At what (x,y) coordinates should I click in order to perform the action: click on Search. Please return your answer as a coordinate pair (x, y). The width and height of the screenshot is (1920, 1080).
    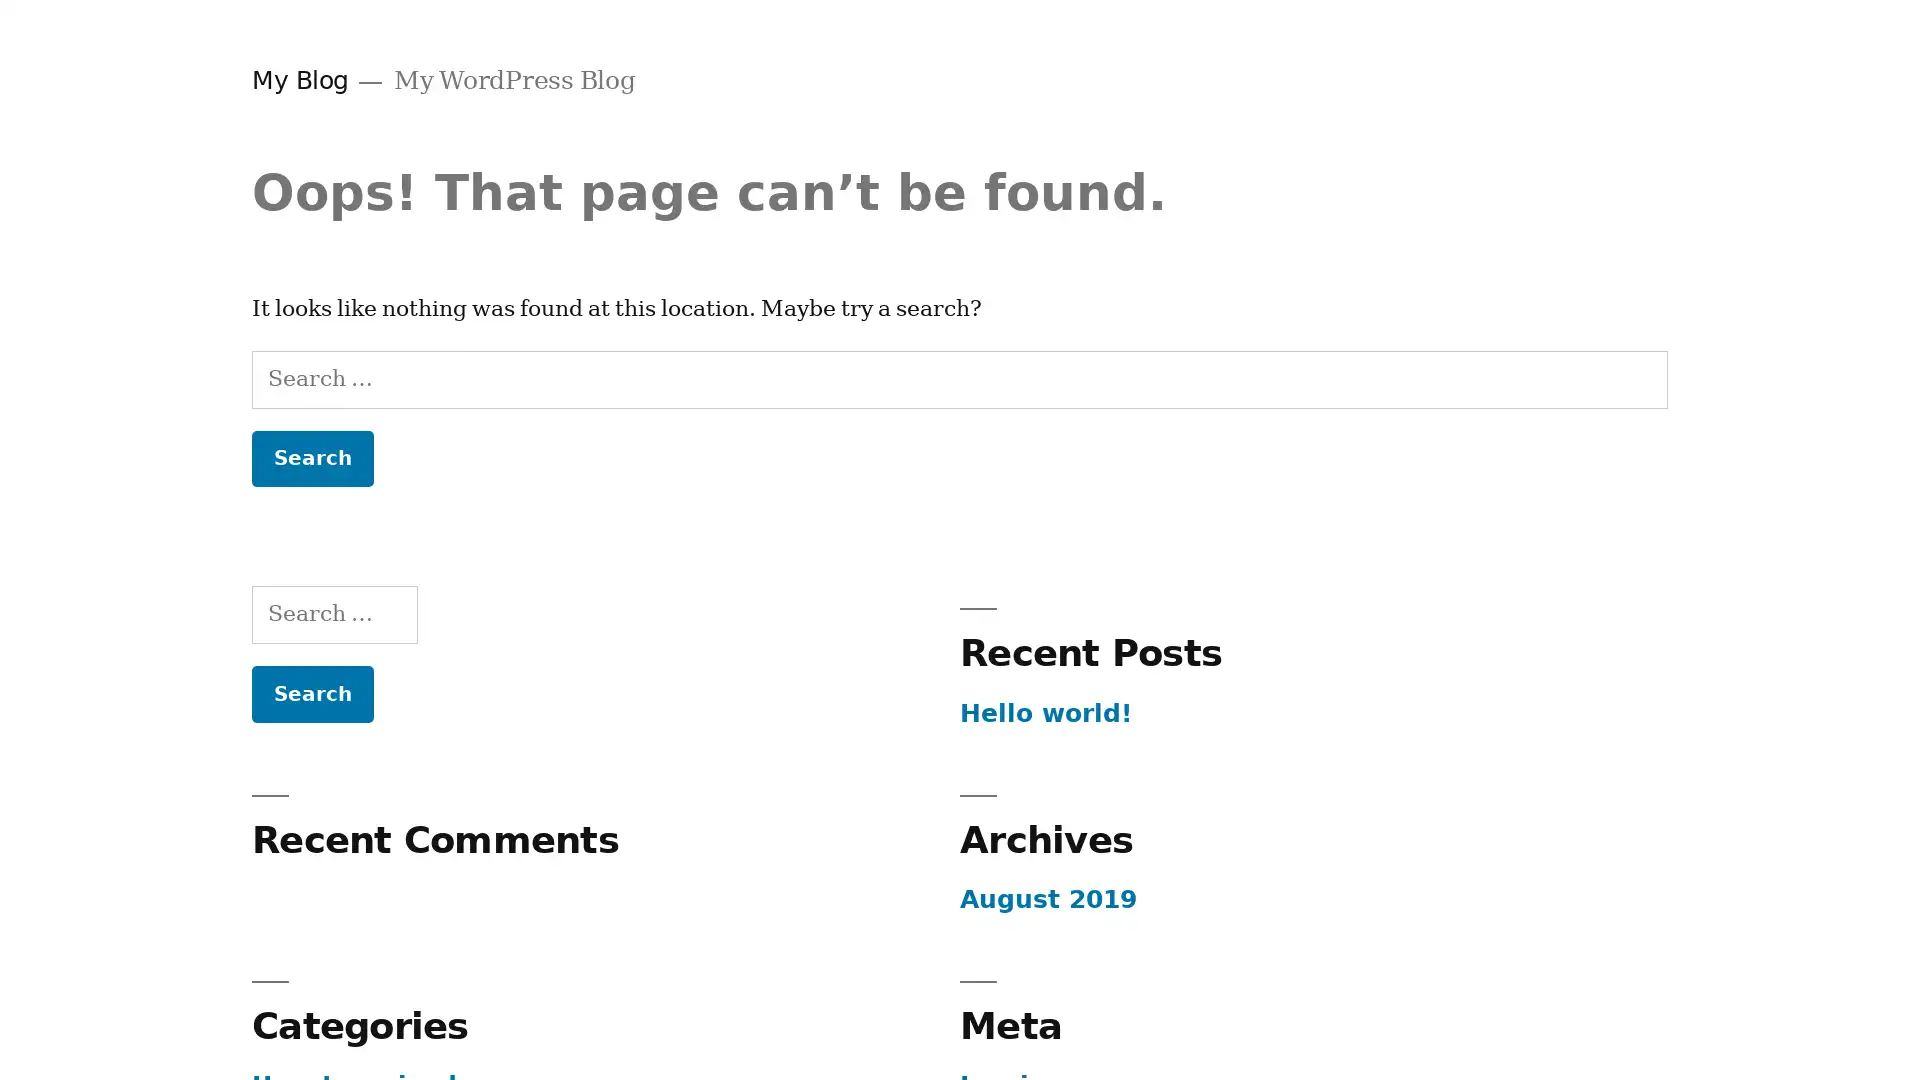
    Looking at the image, I should click on (311, 458).